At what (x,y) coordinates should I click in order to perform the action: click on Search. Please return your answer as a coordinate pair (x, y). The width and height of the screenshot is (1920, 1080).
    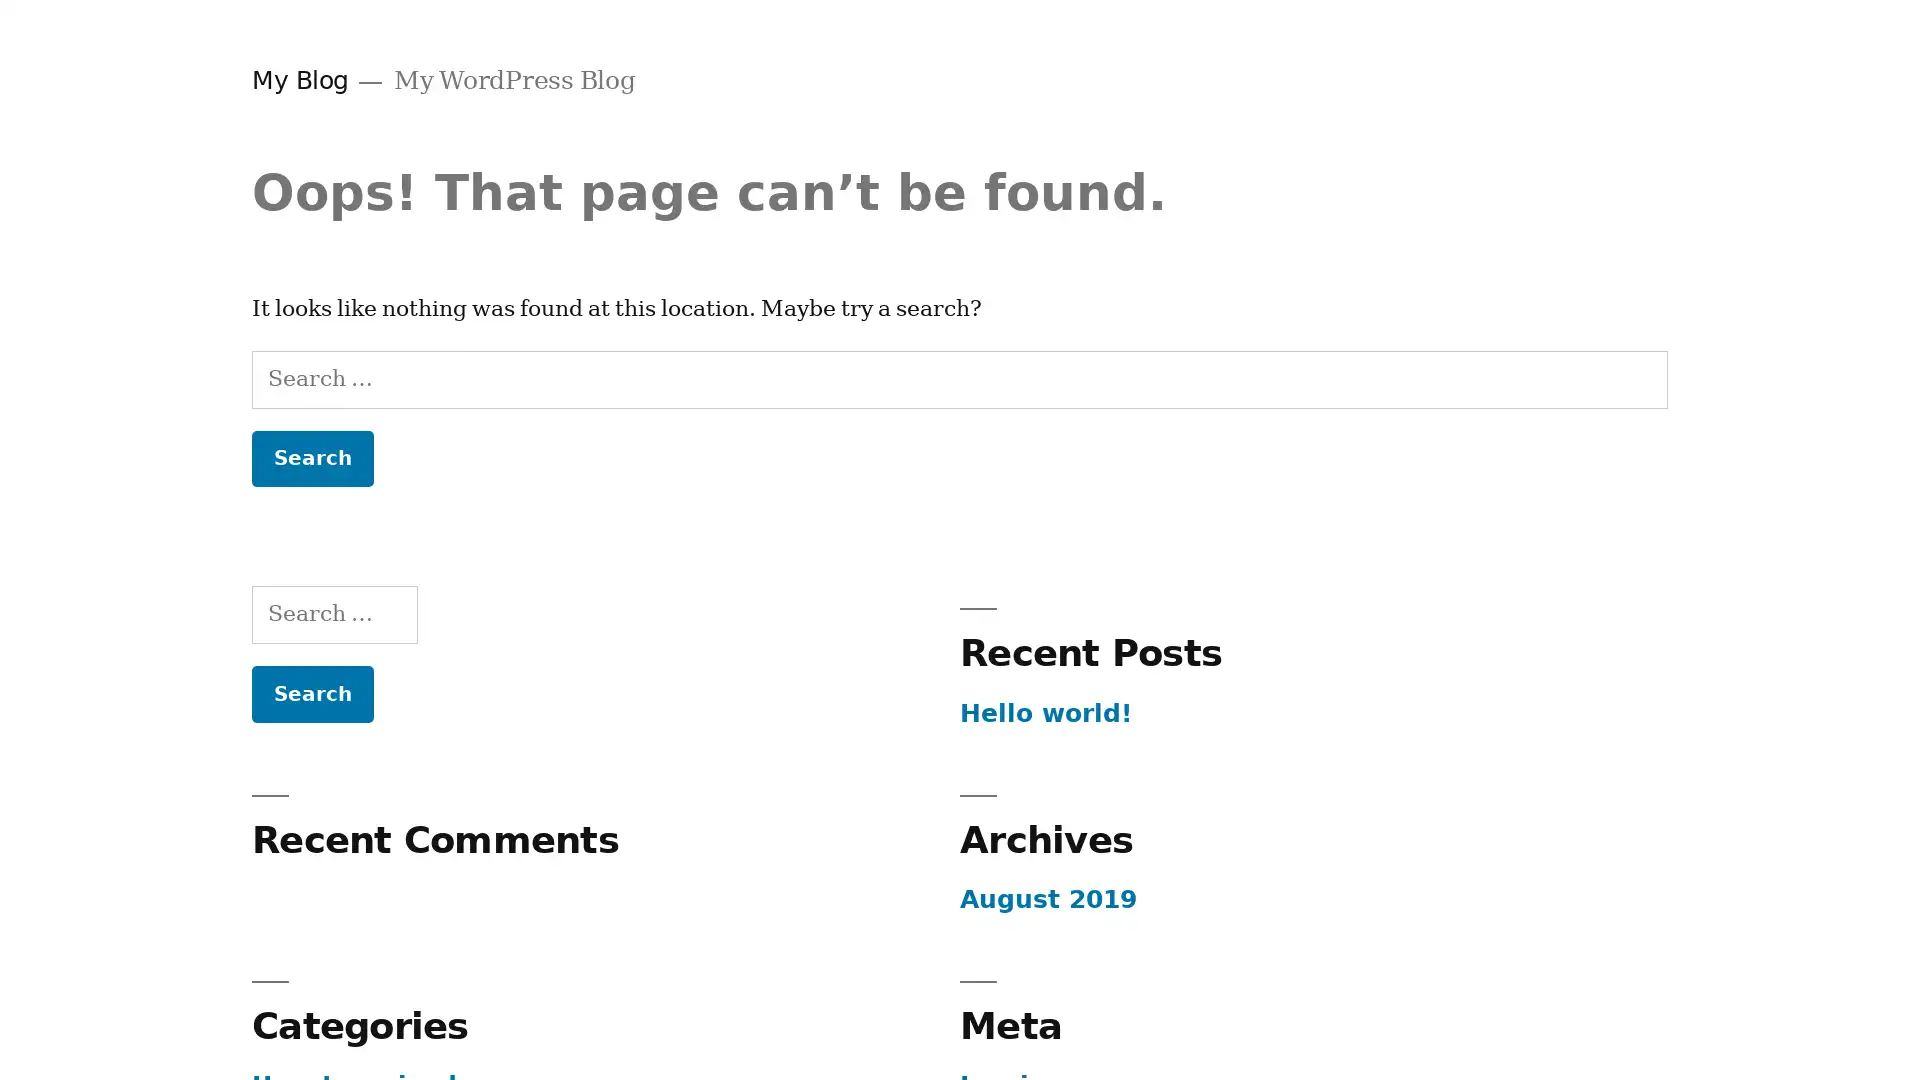
    Looking at the image, I should click on (311, 458).